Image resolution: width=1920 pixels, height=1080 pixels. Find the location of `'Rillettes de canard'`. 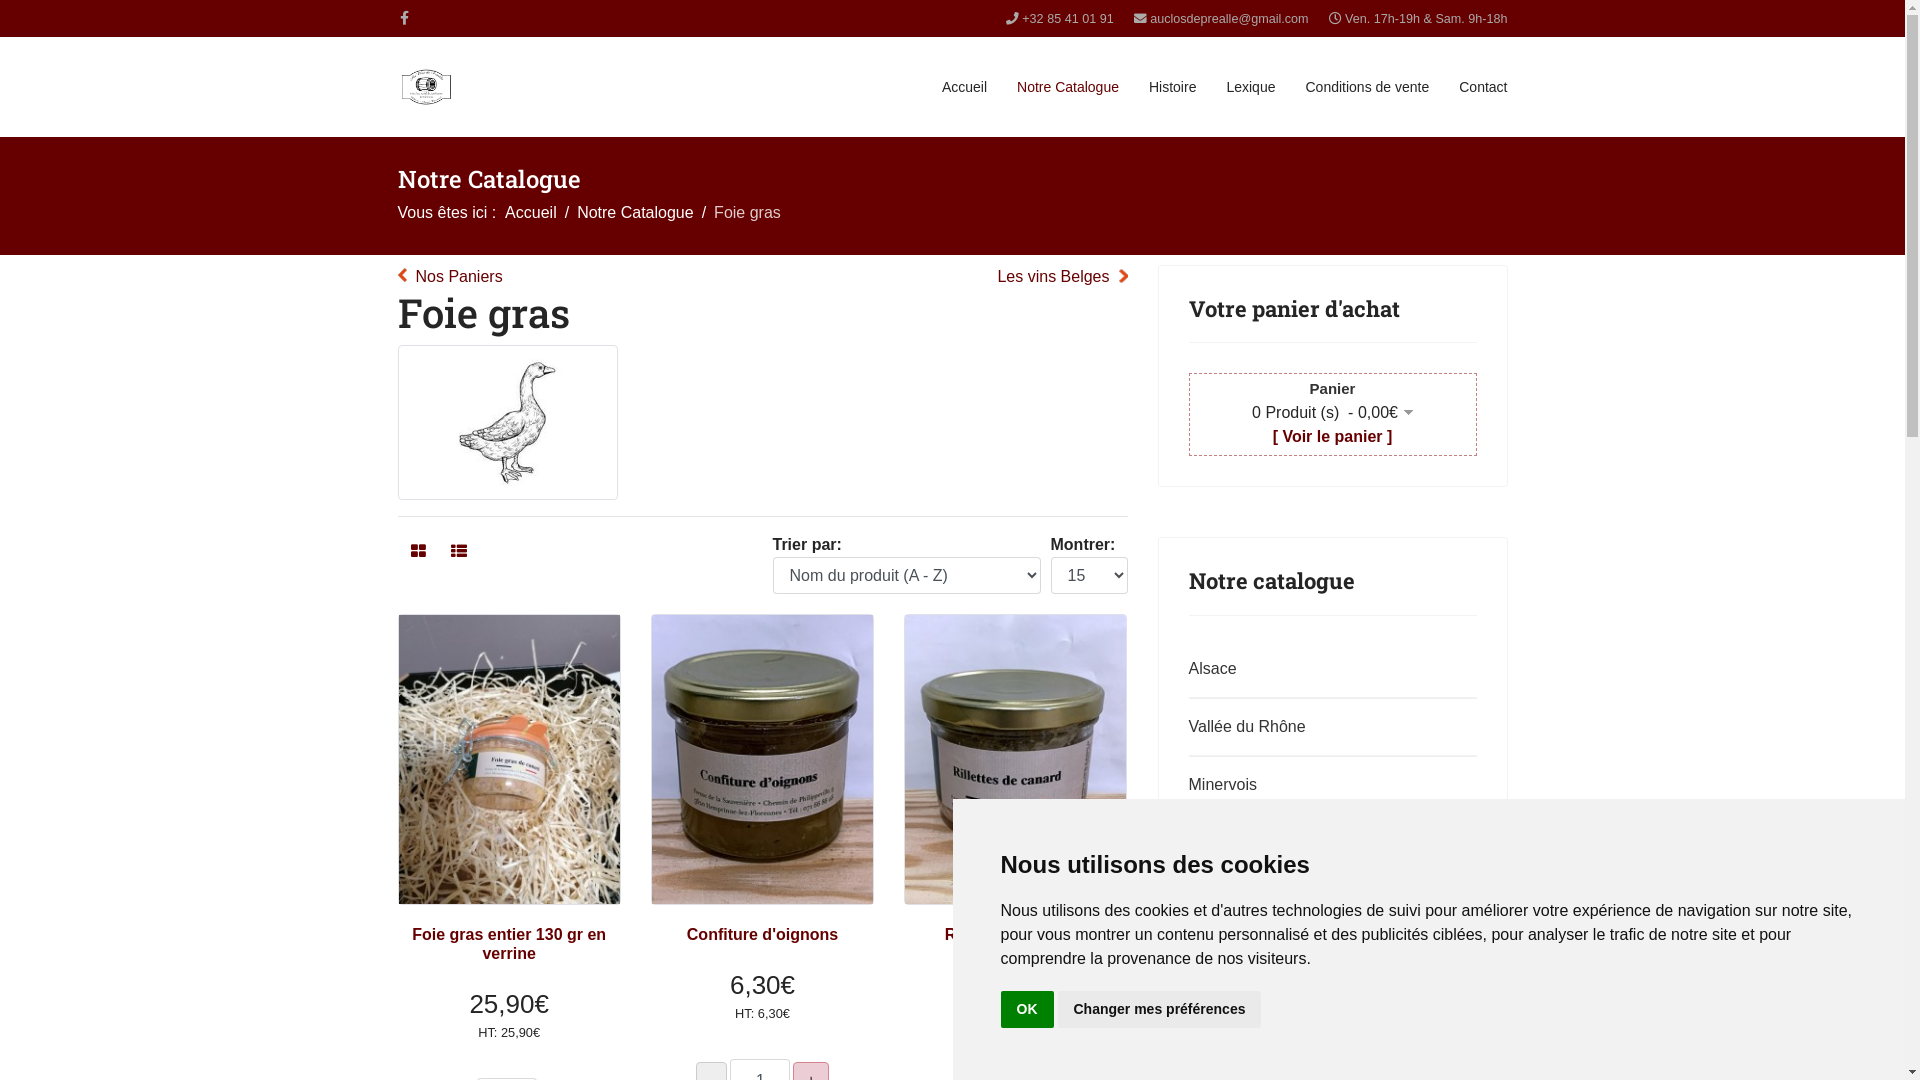

'Rillettes de canard' is located at coordinates (944, 934).